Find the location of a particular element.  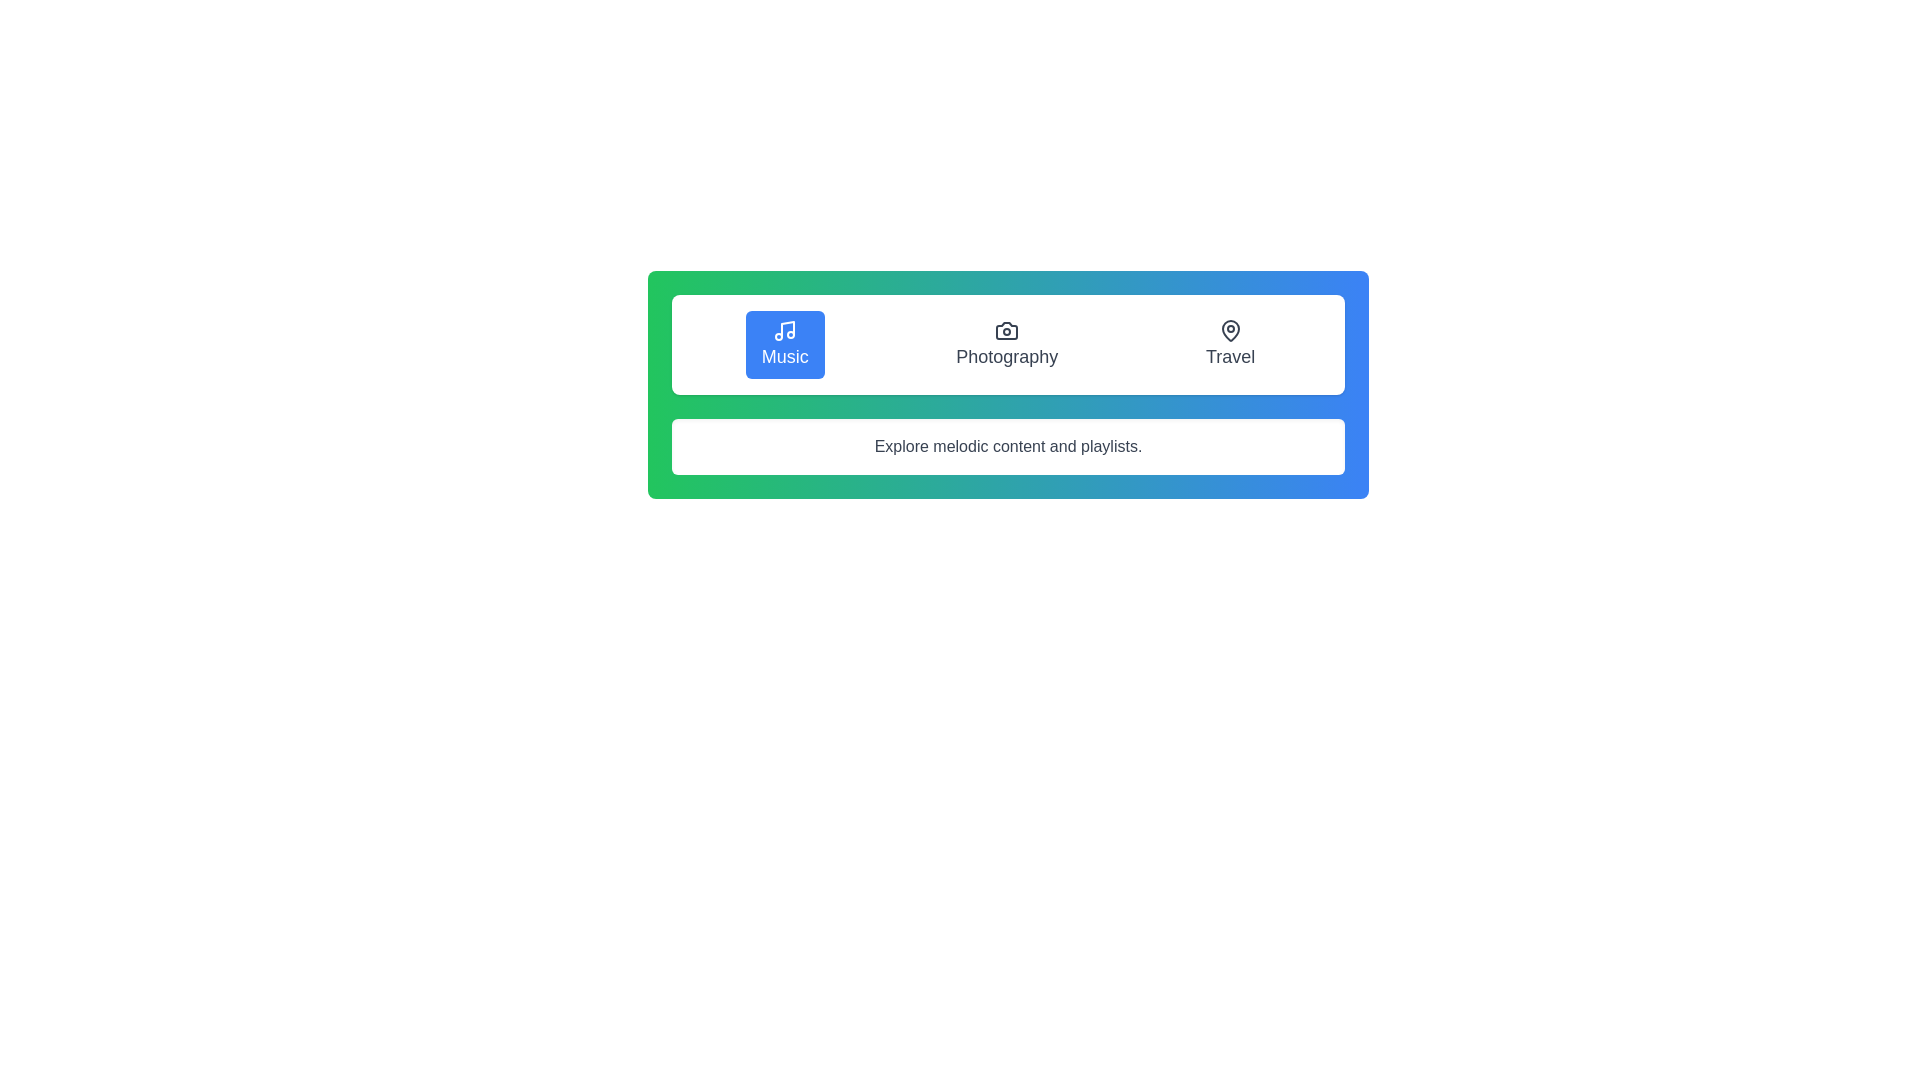

the Music tab to switch content is located at coordinates (784, 343).